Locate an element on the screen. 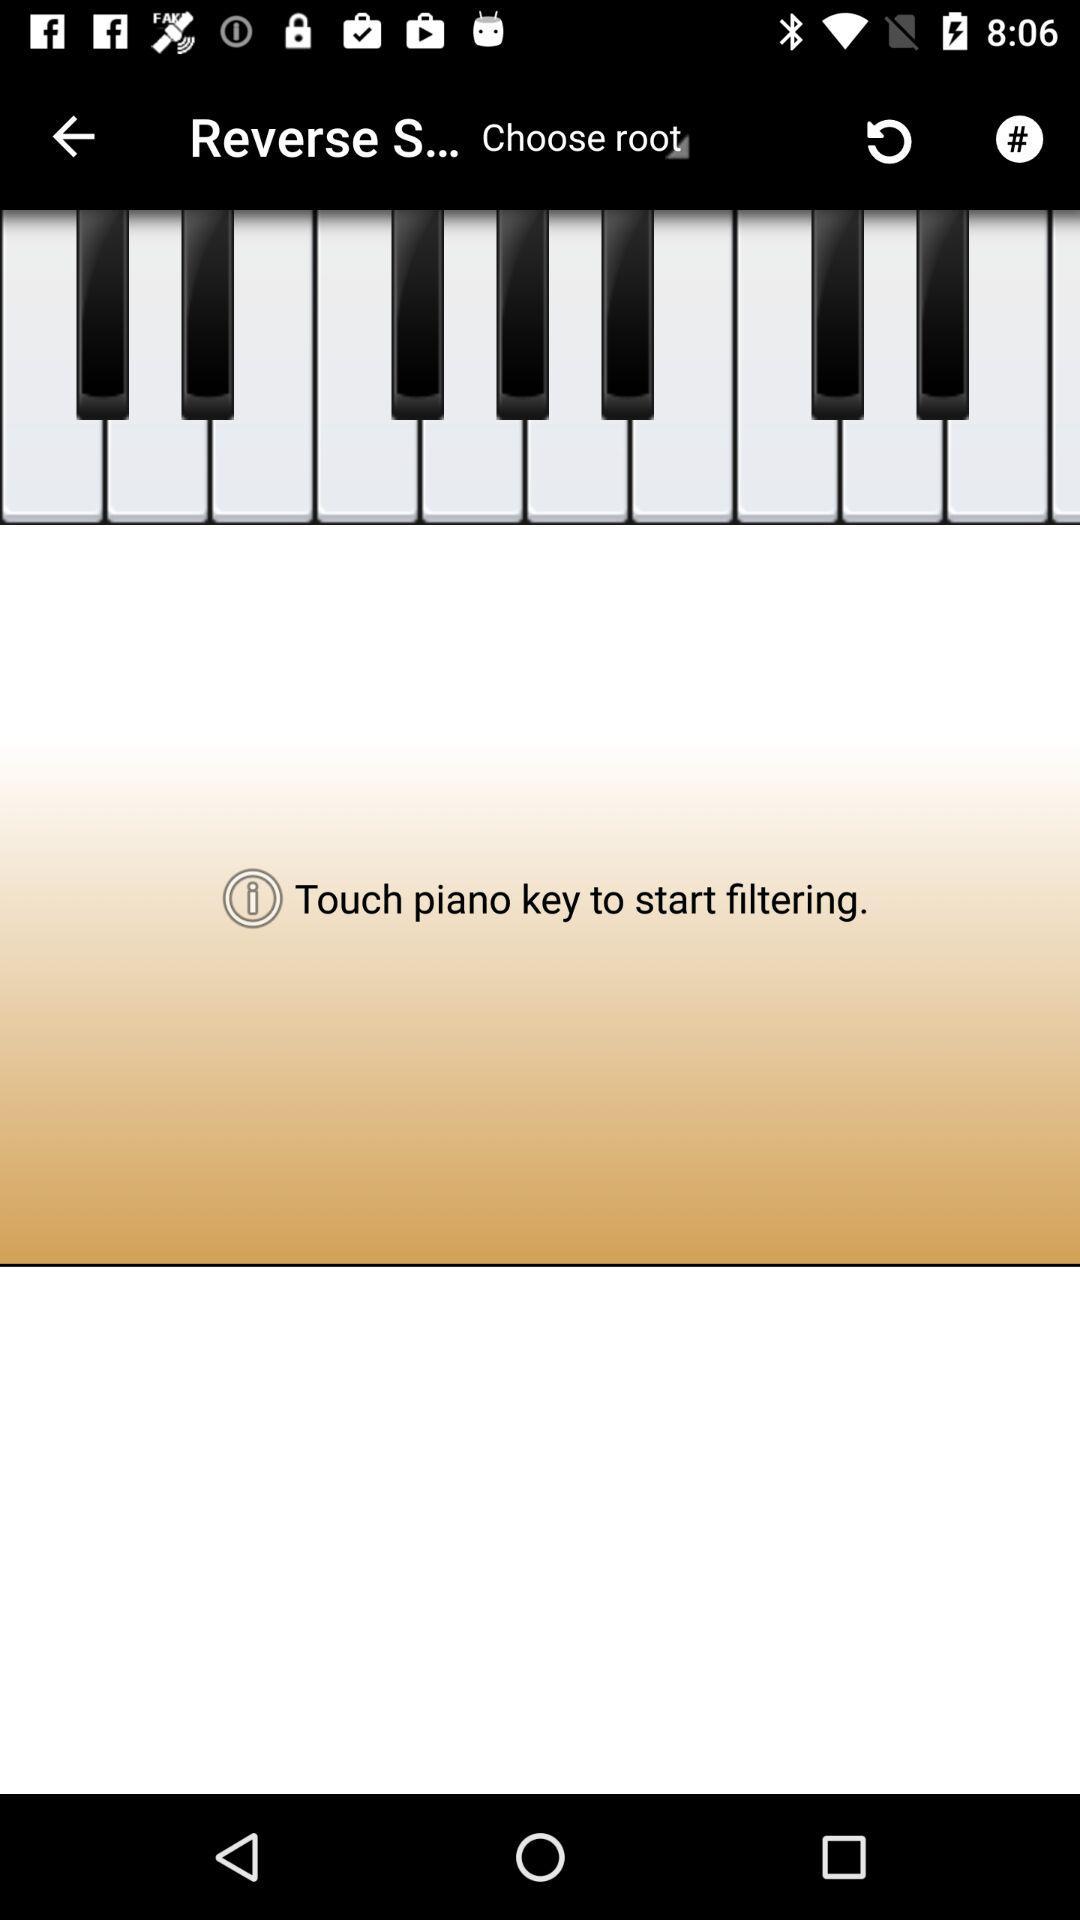  the black color tile which is below the word choose is located at coordinates (522, 314).